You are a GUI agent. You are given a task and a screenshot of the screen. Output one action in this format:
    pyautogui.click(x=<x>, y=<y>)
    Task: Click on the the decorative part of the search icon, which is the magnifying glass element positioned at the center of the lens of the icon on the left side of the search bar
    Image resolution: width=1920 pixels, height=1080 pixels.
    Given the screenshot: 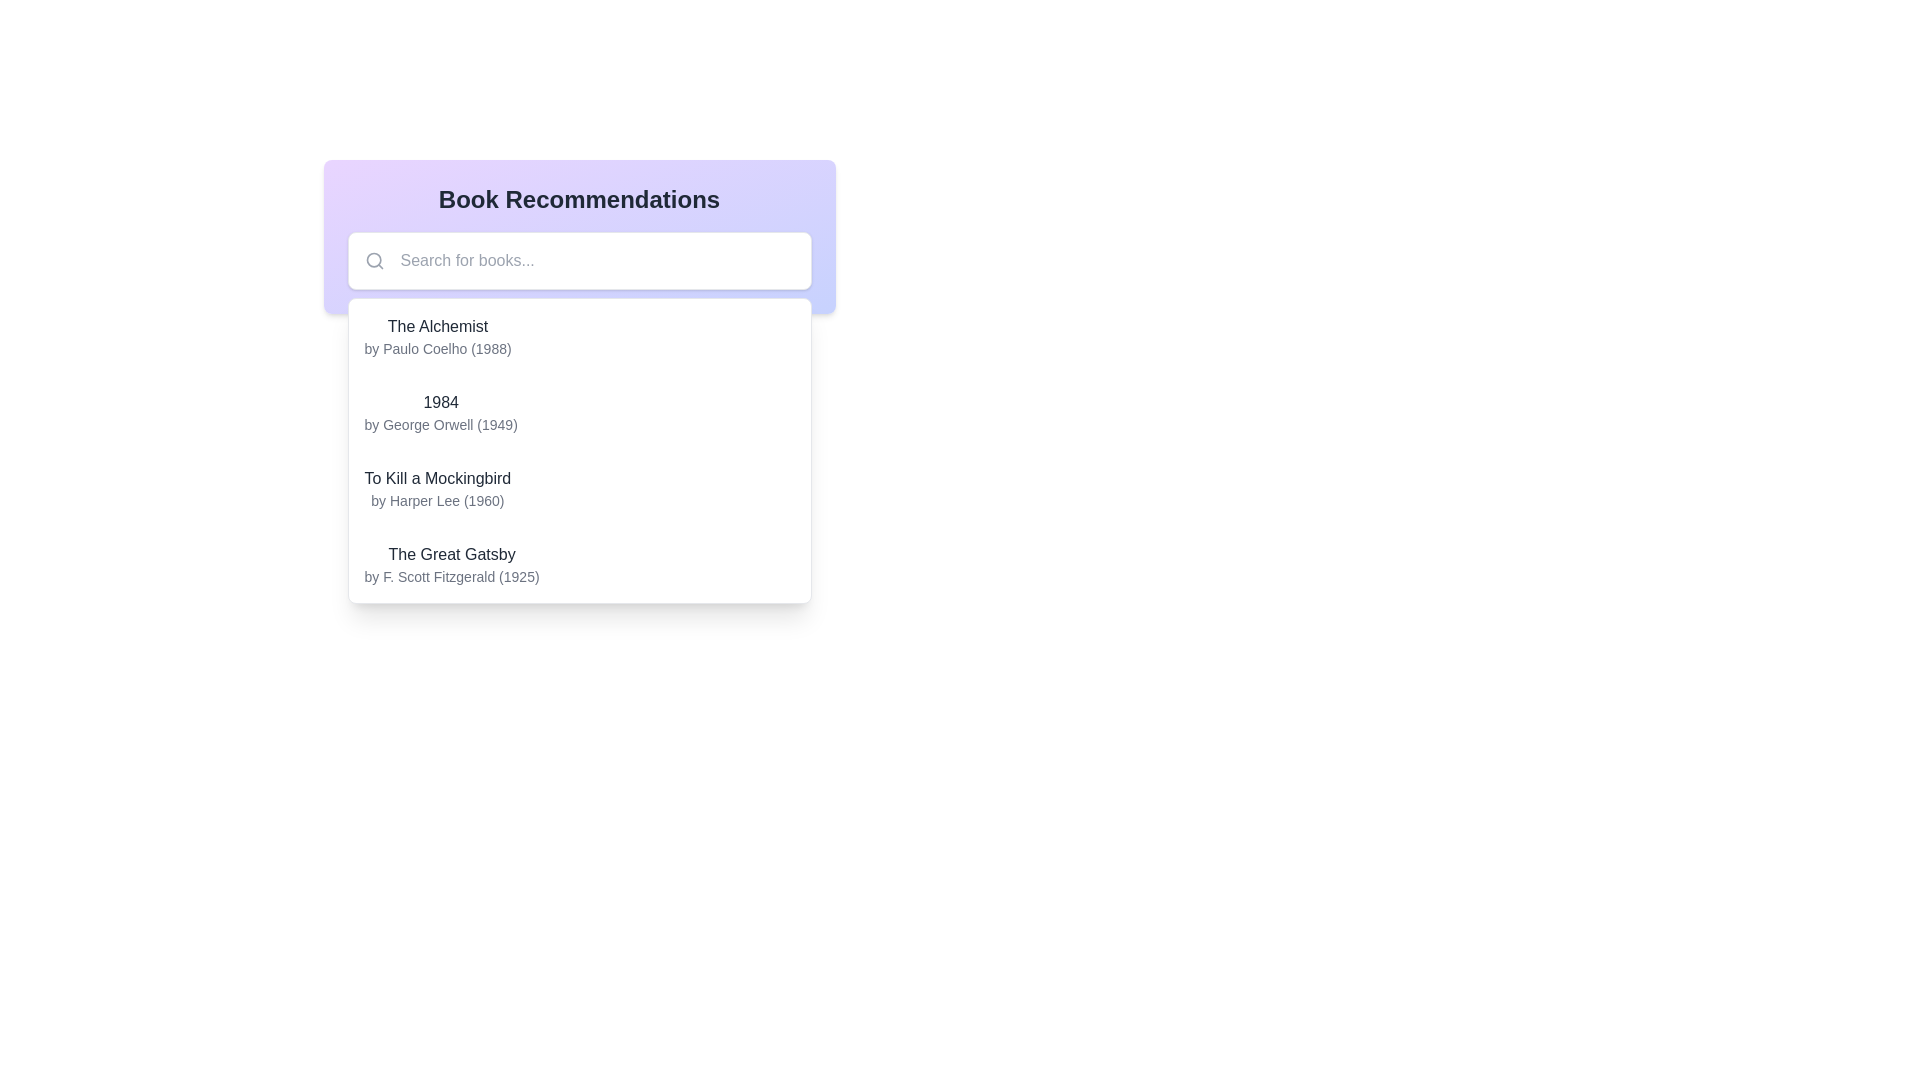 What is the action you would take?
    pyautogui.click(x=373, y=259)
    